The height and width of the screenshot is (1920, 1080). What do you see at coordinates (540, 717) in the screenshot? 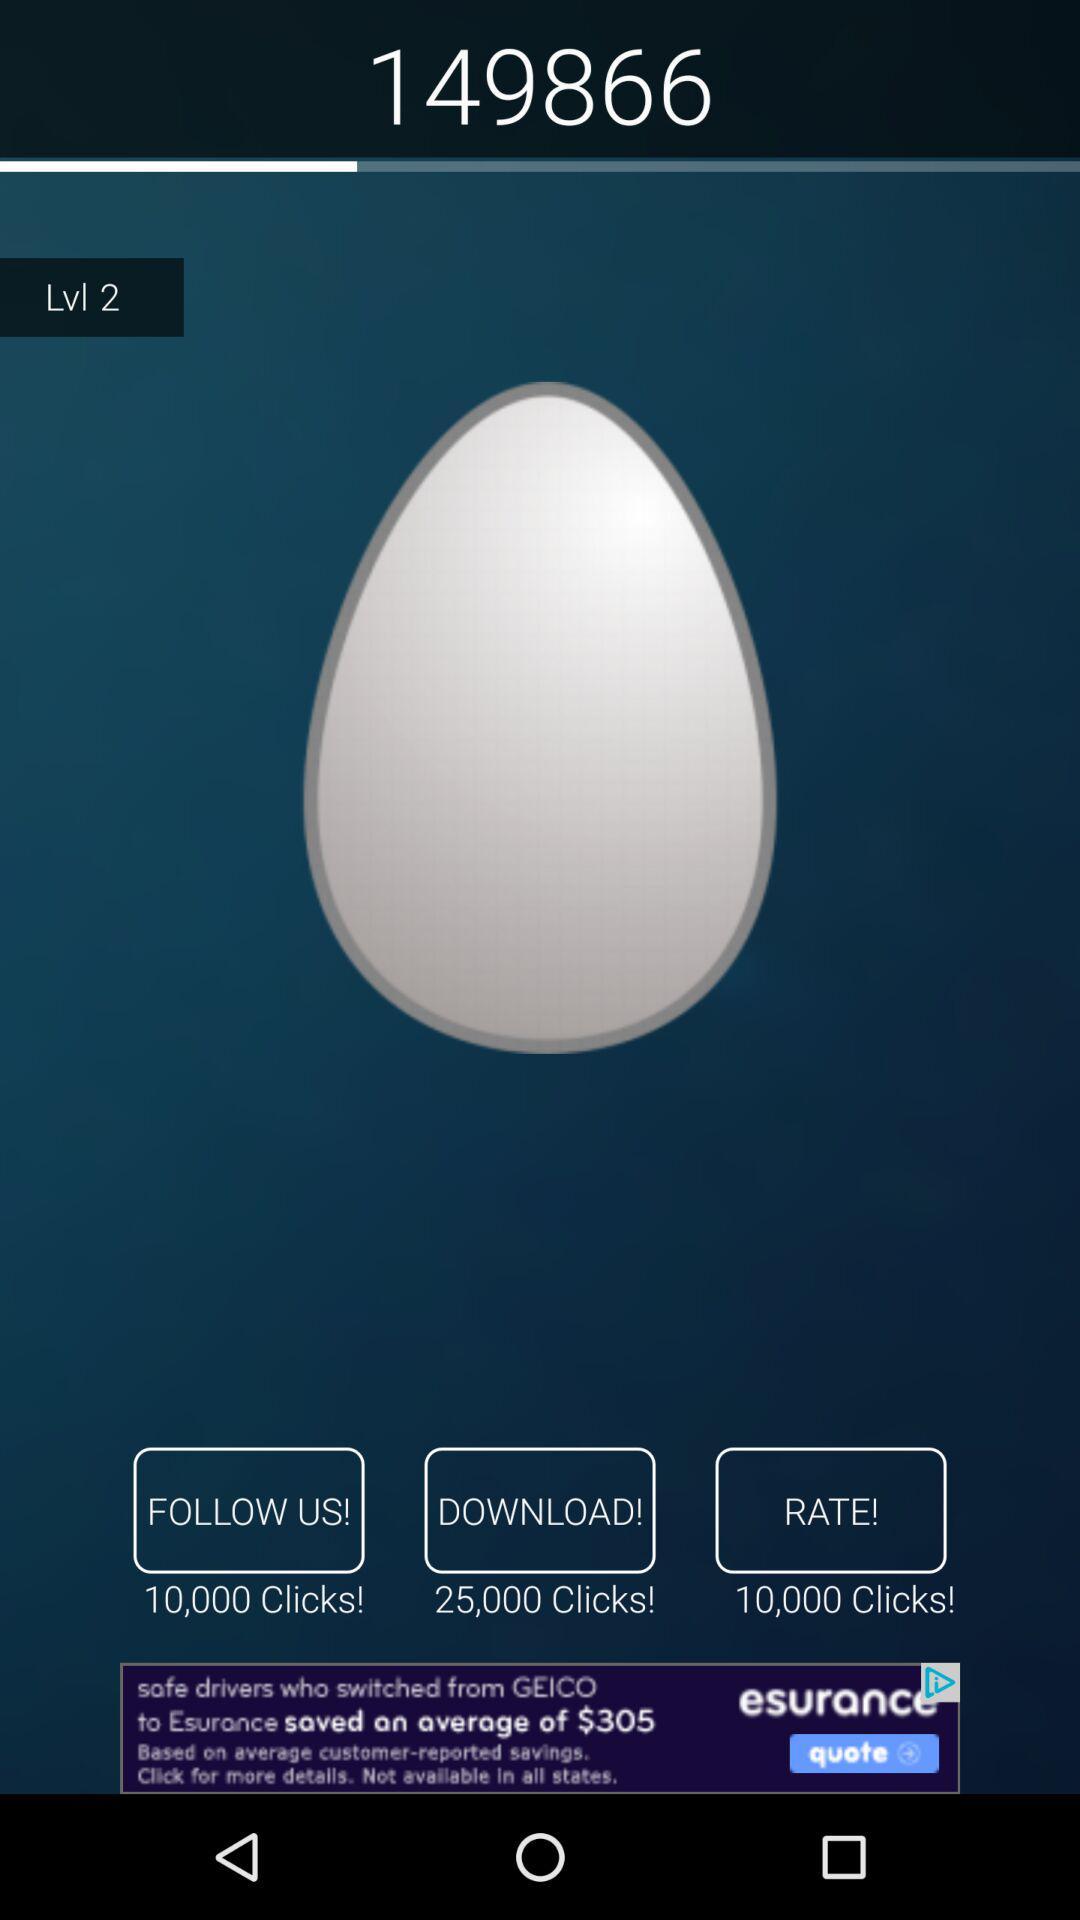
I see `click image` at bounding box center [540, 717].